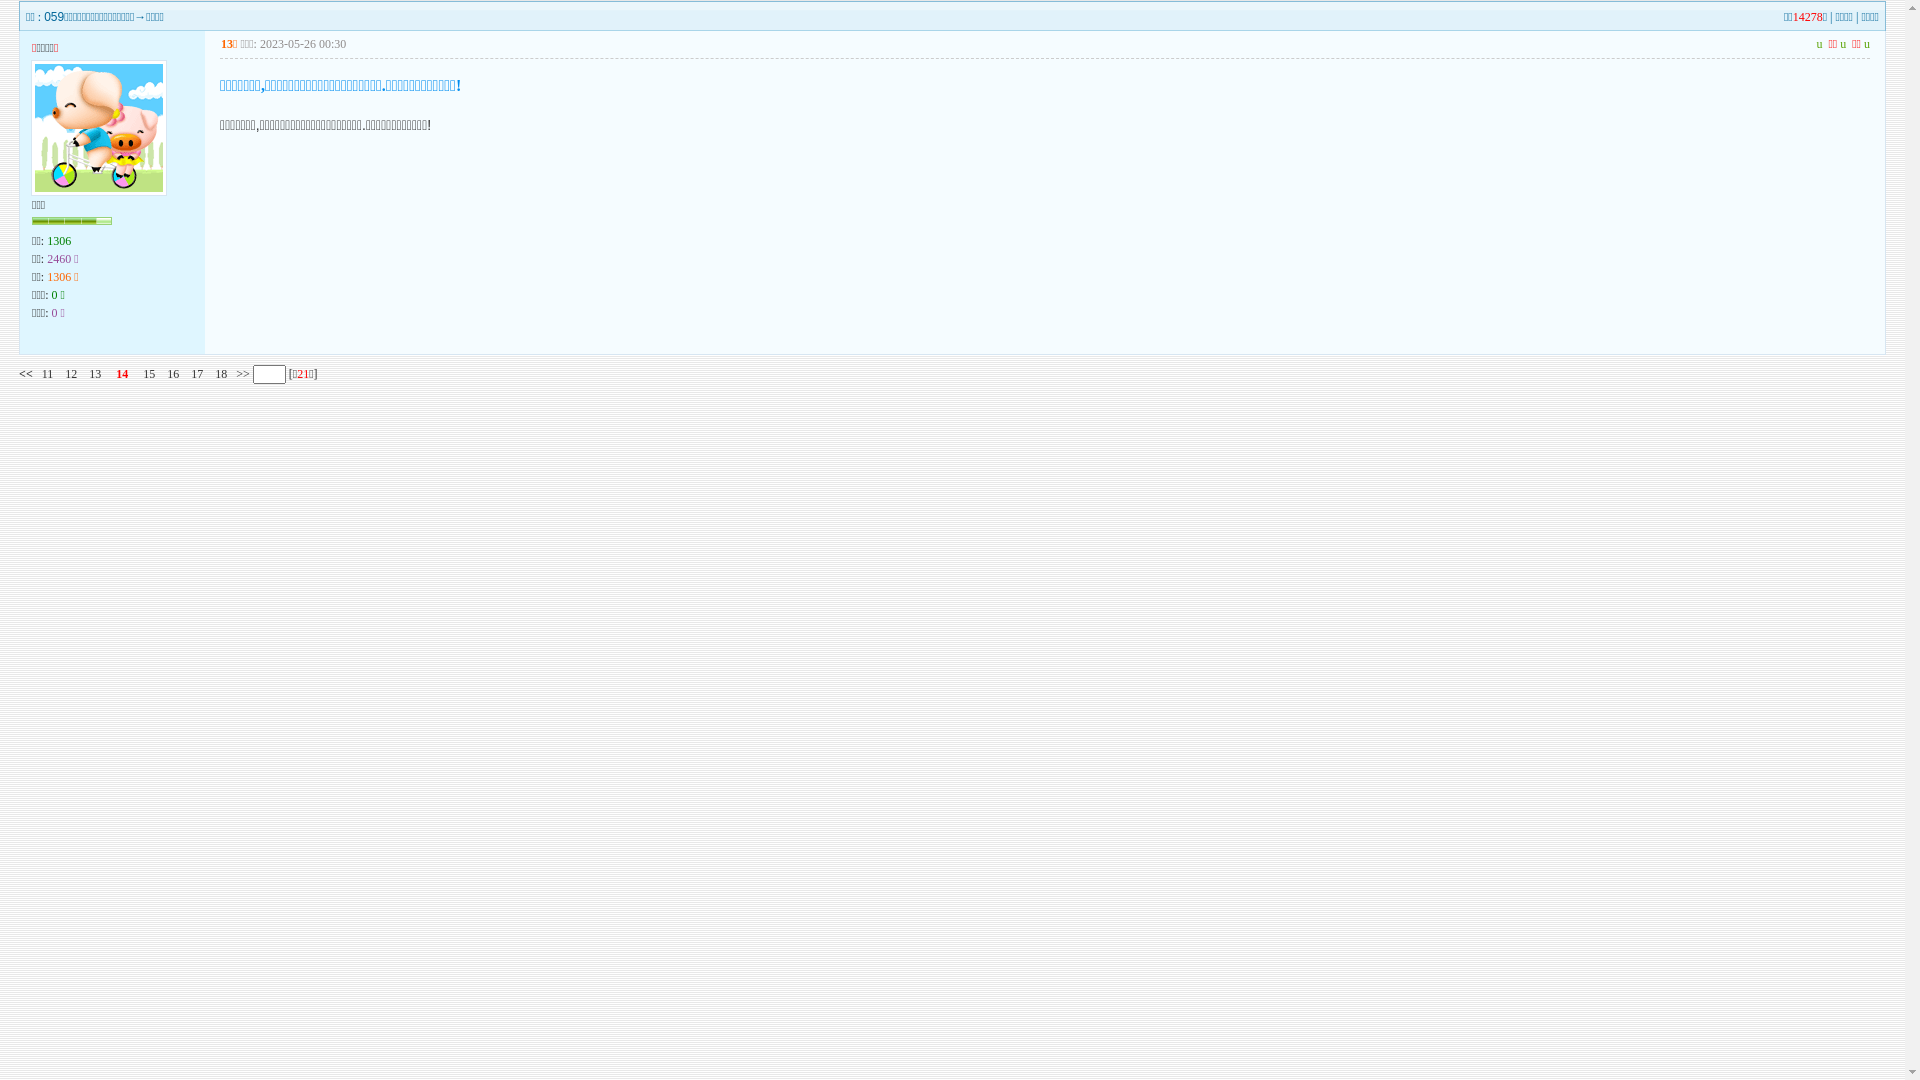 Image resolution: width=1920 pixels, height=1080 pixels. I want to click on '13', so click(94, 374).